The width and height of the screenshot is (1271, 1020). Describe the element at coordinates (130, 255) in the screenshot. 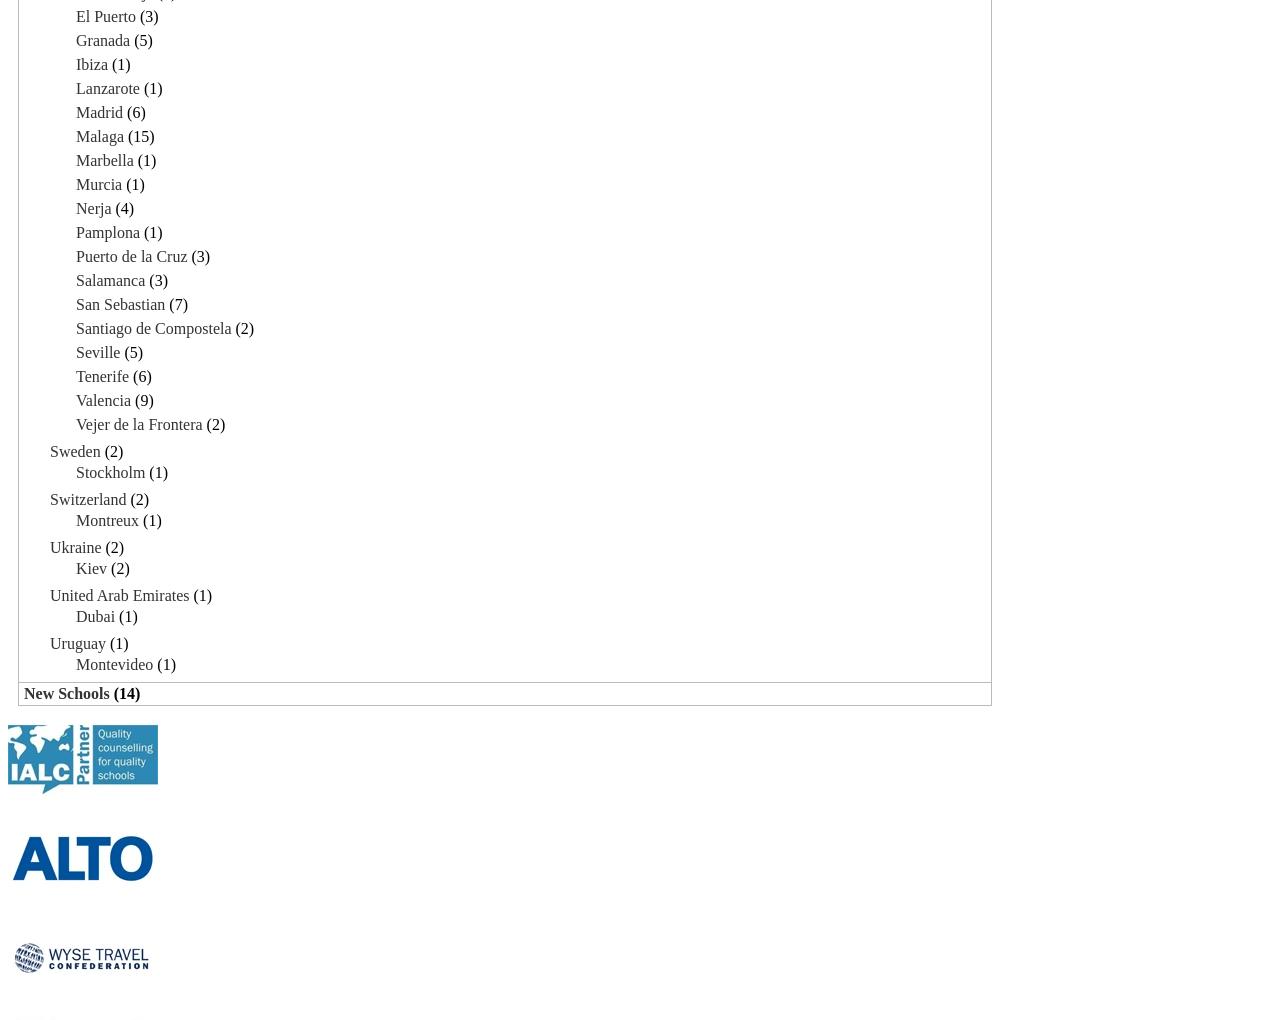

I see `'Puerto de la Cruz'` at that location.